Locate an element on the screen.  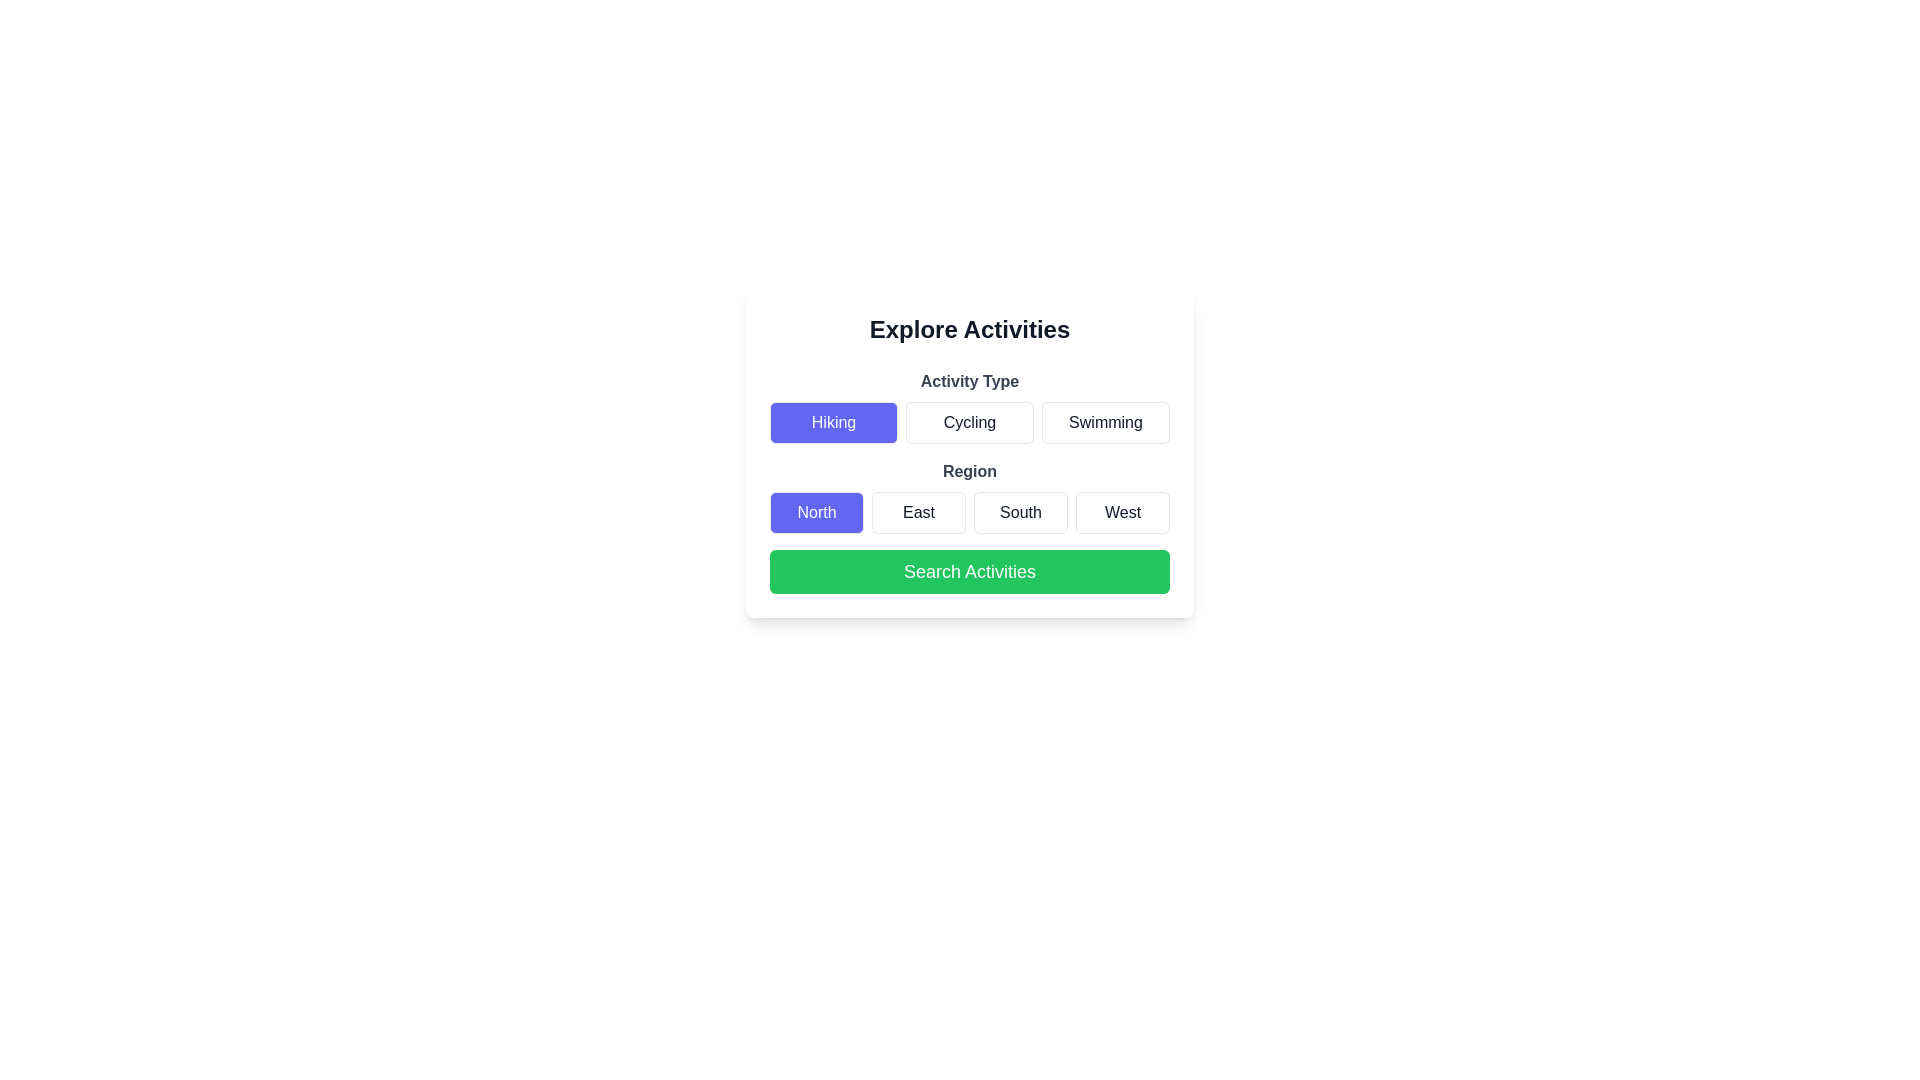
the 'West' button, which is a rectangular button with a light gray background and black text, positioned under the 'Region' heading in a grid layout is located at coordinates (1123, 512).